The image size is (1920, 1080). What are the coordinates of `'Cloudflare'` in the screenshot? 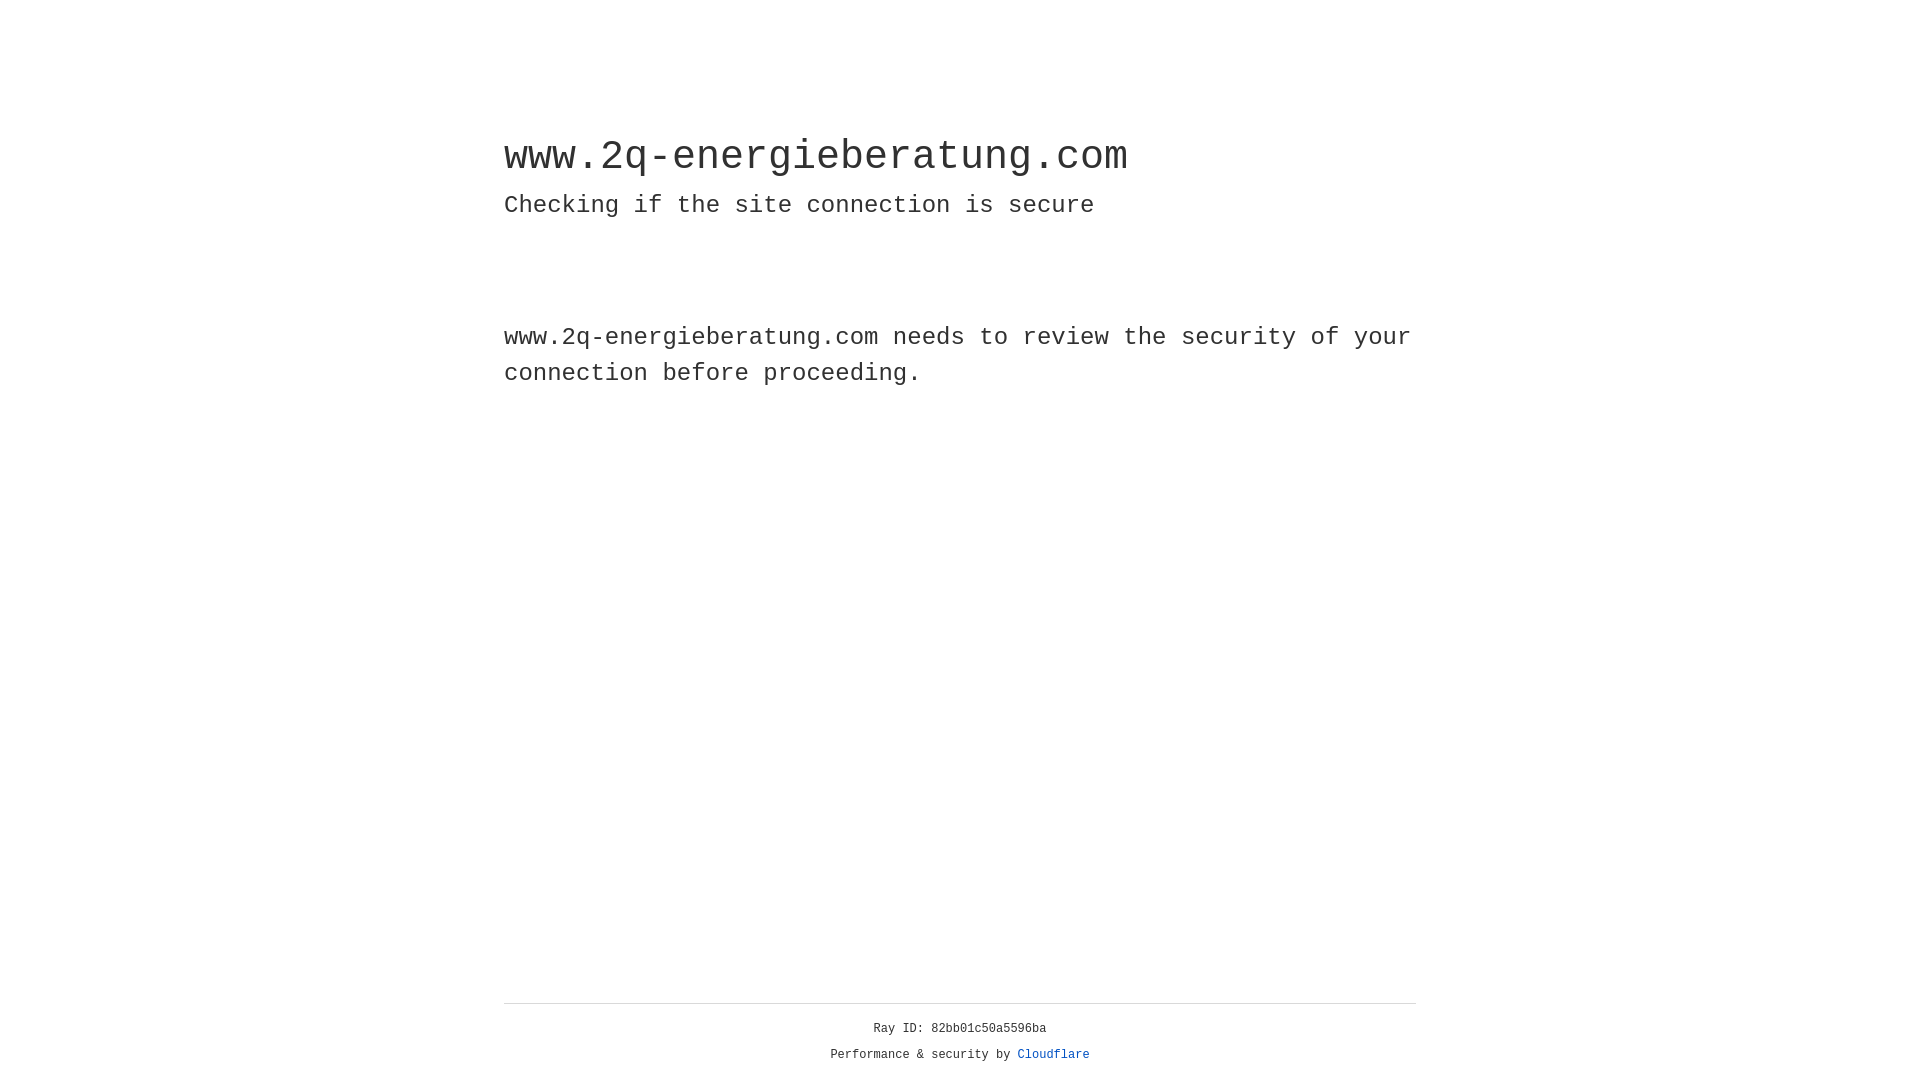 It's located at (1053, 1054).